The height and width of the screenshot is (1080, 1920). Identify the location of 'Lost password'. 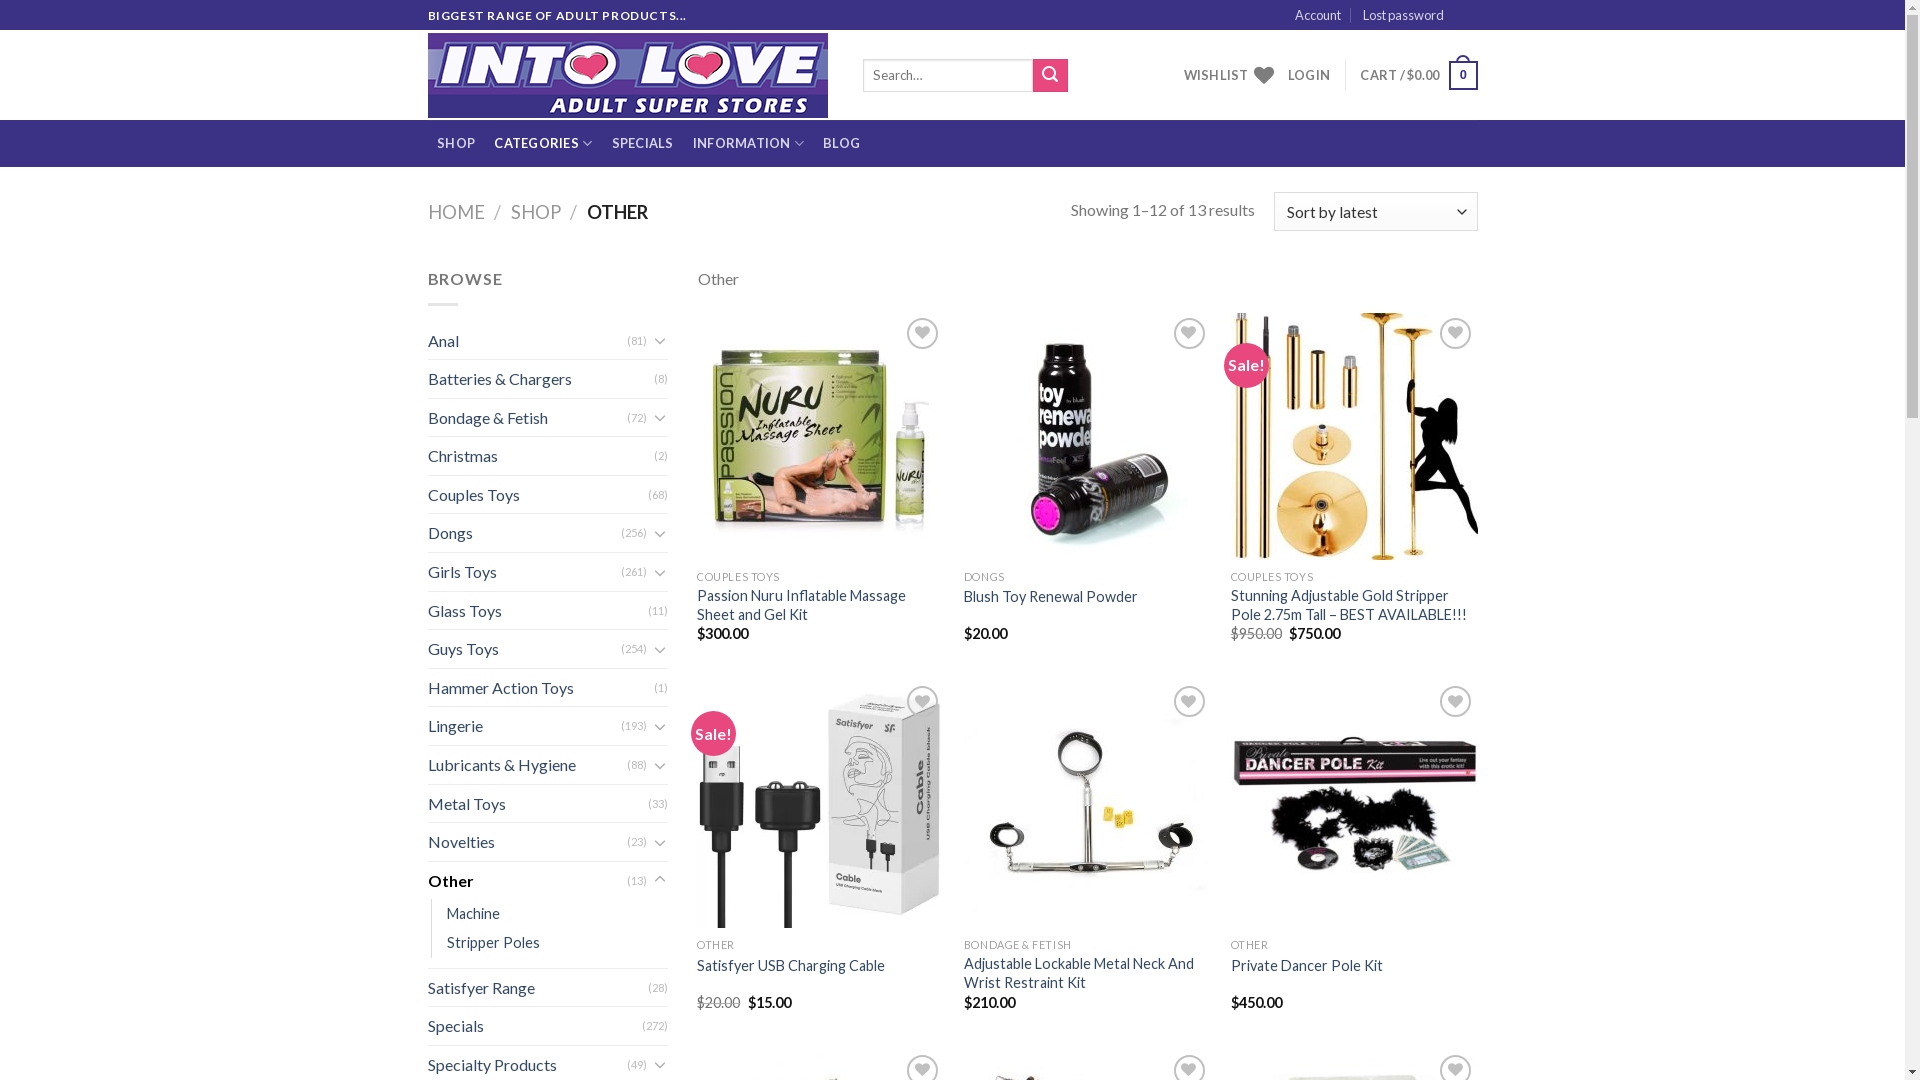
(1402, 15).